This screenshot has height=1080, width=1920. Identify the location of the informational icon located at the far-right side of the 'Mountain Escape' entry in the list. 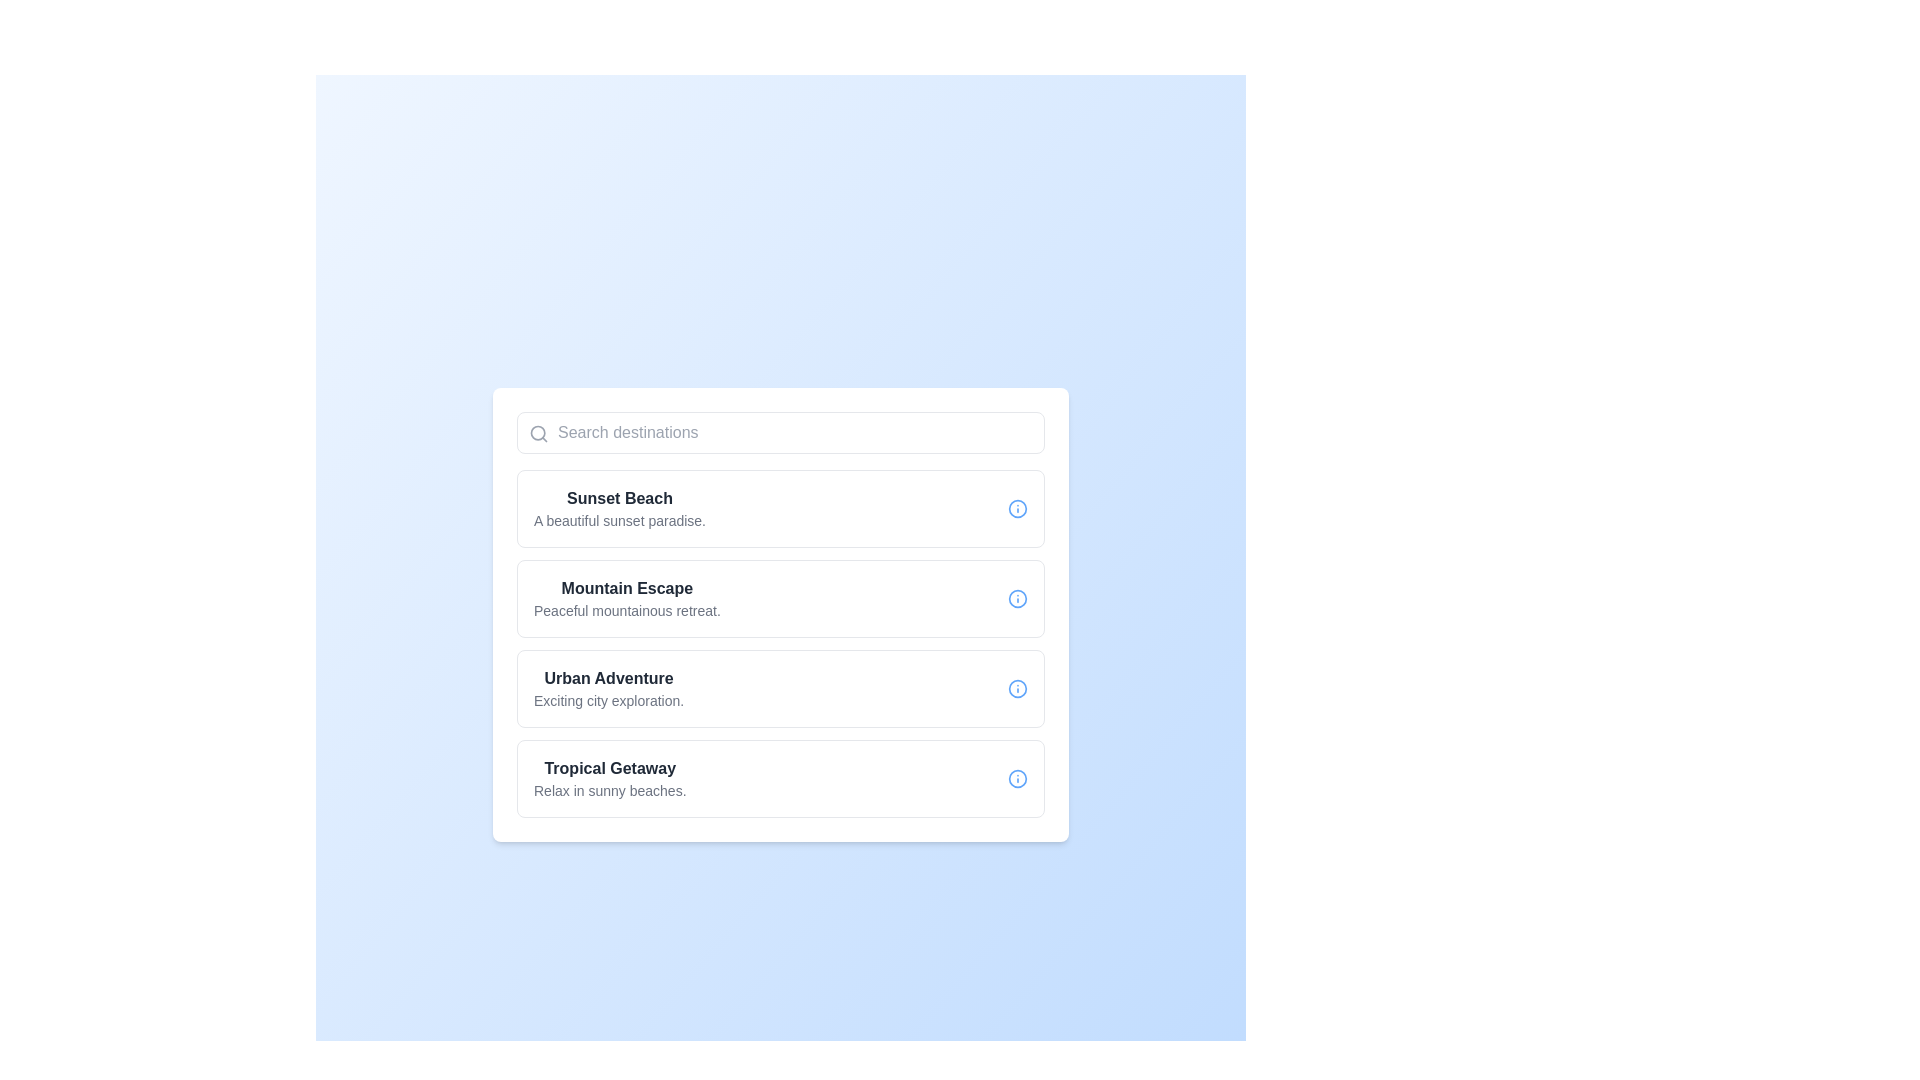
(1017, 597).